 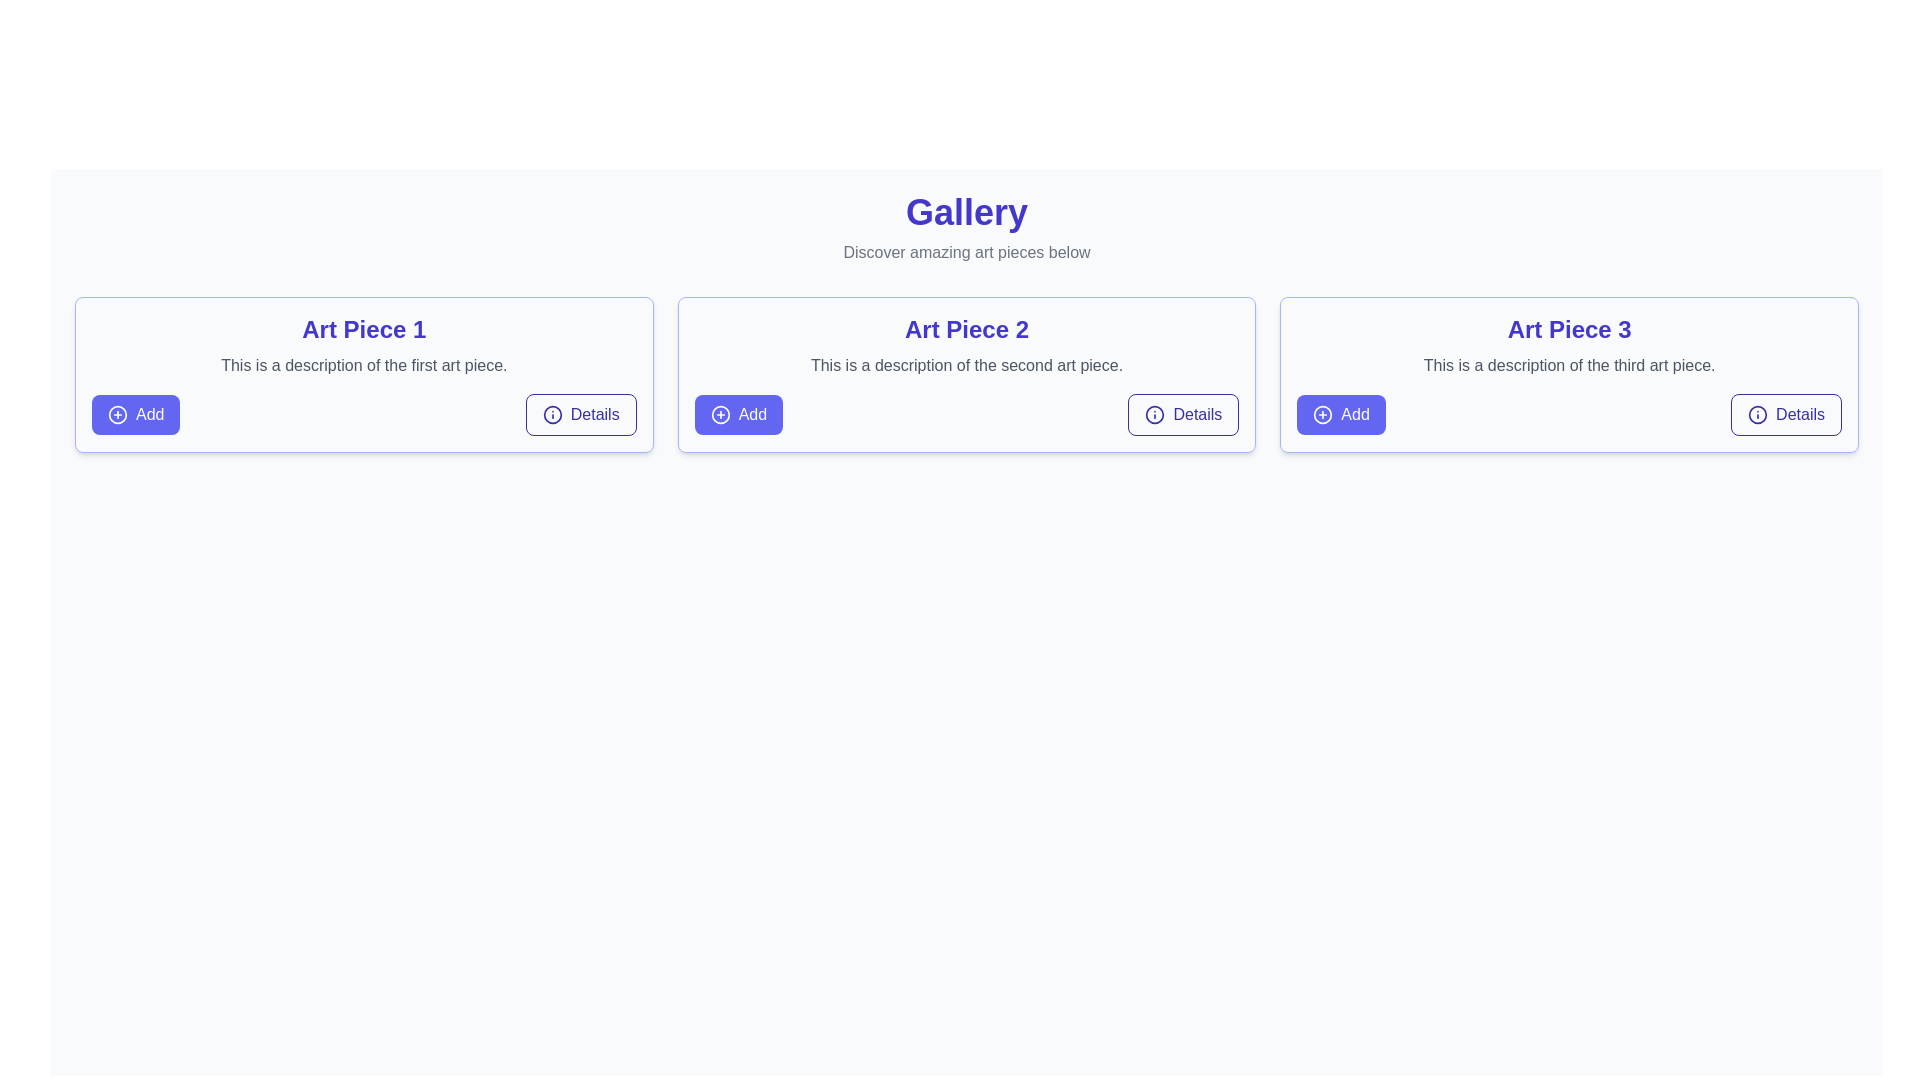 What do you see at coordinates (966, 329) in the screenshot?
I see `the text label displaying 'Art Piece 2' which is styled in a bold indigo font and serves as a header for its section` at bounding box center [966, 329].